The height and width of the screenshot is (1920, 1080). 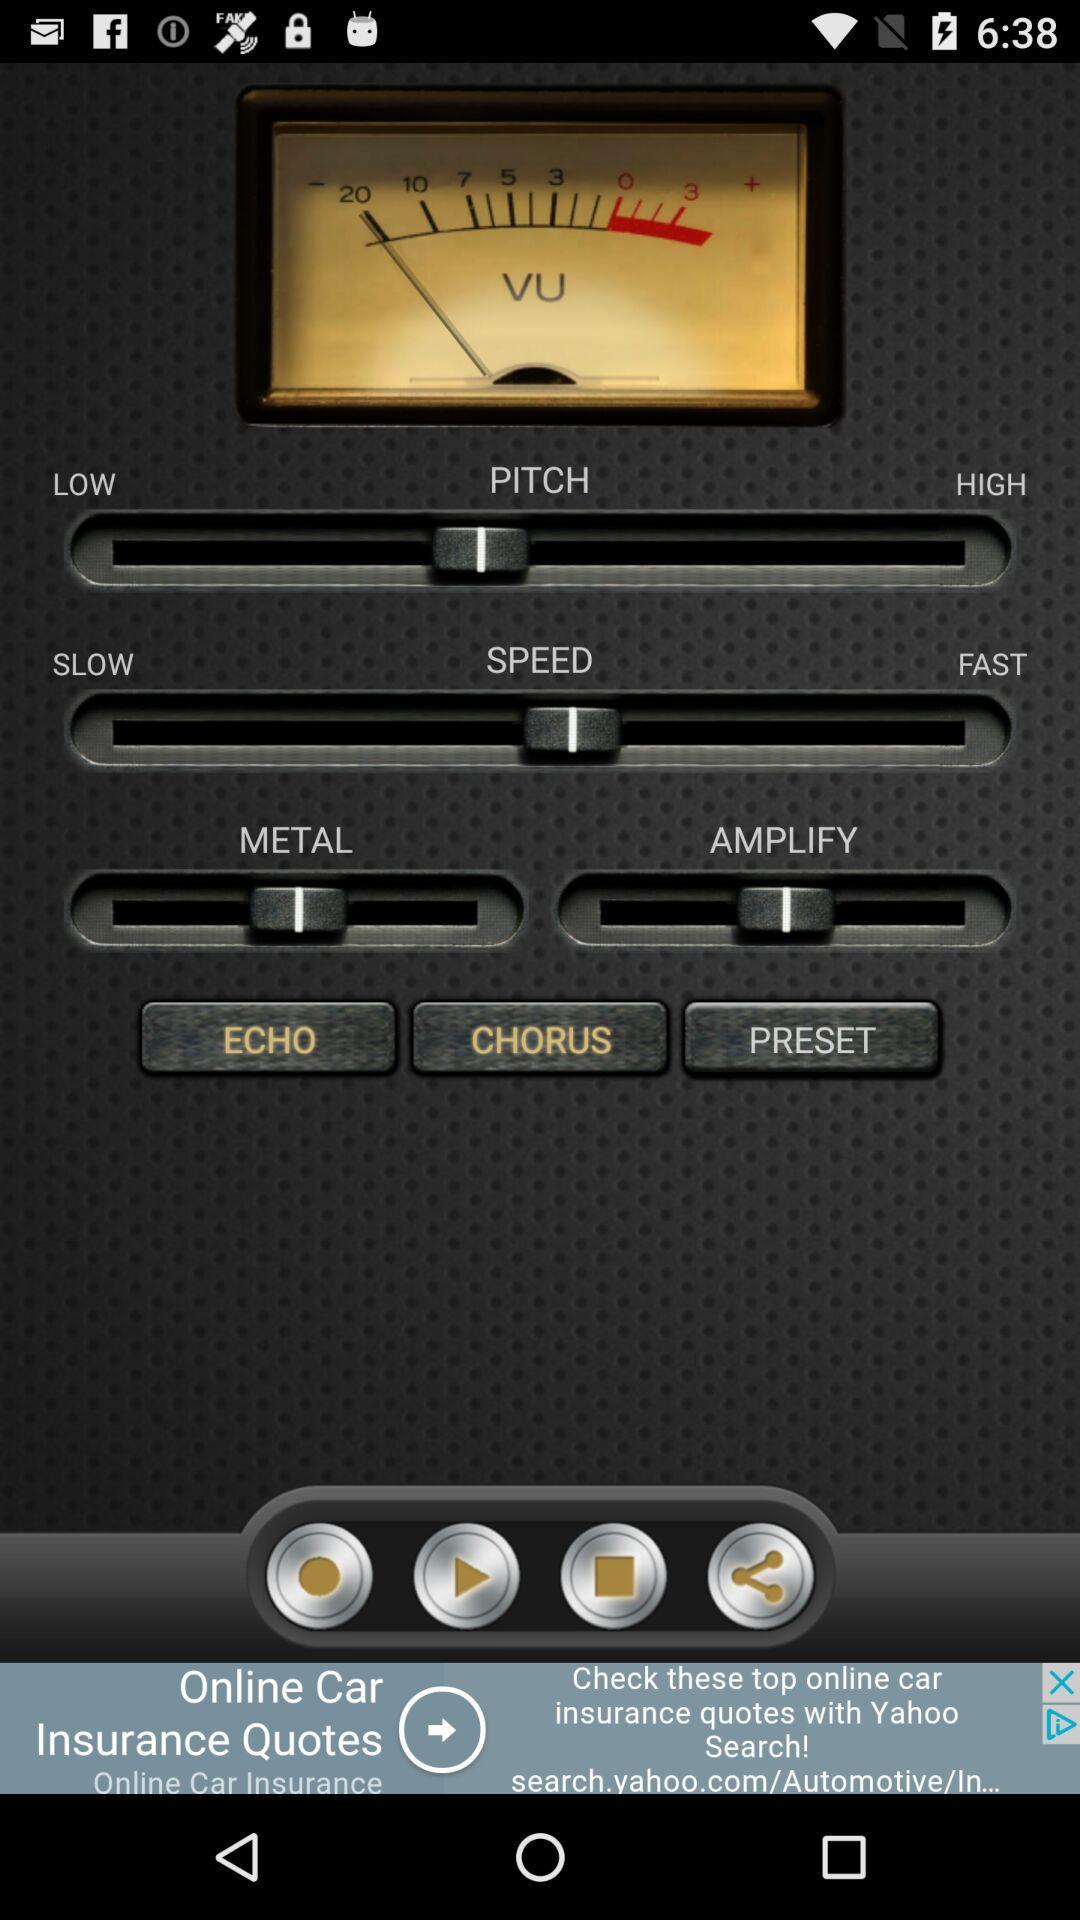 What do you see at coordinates (760, 1575) in the screenshot?
I see `share` at bounding box center [760, 1575].